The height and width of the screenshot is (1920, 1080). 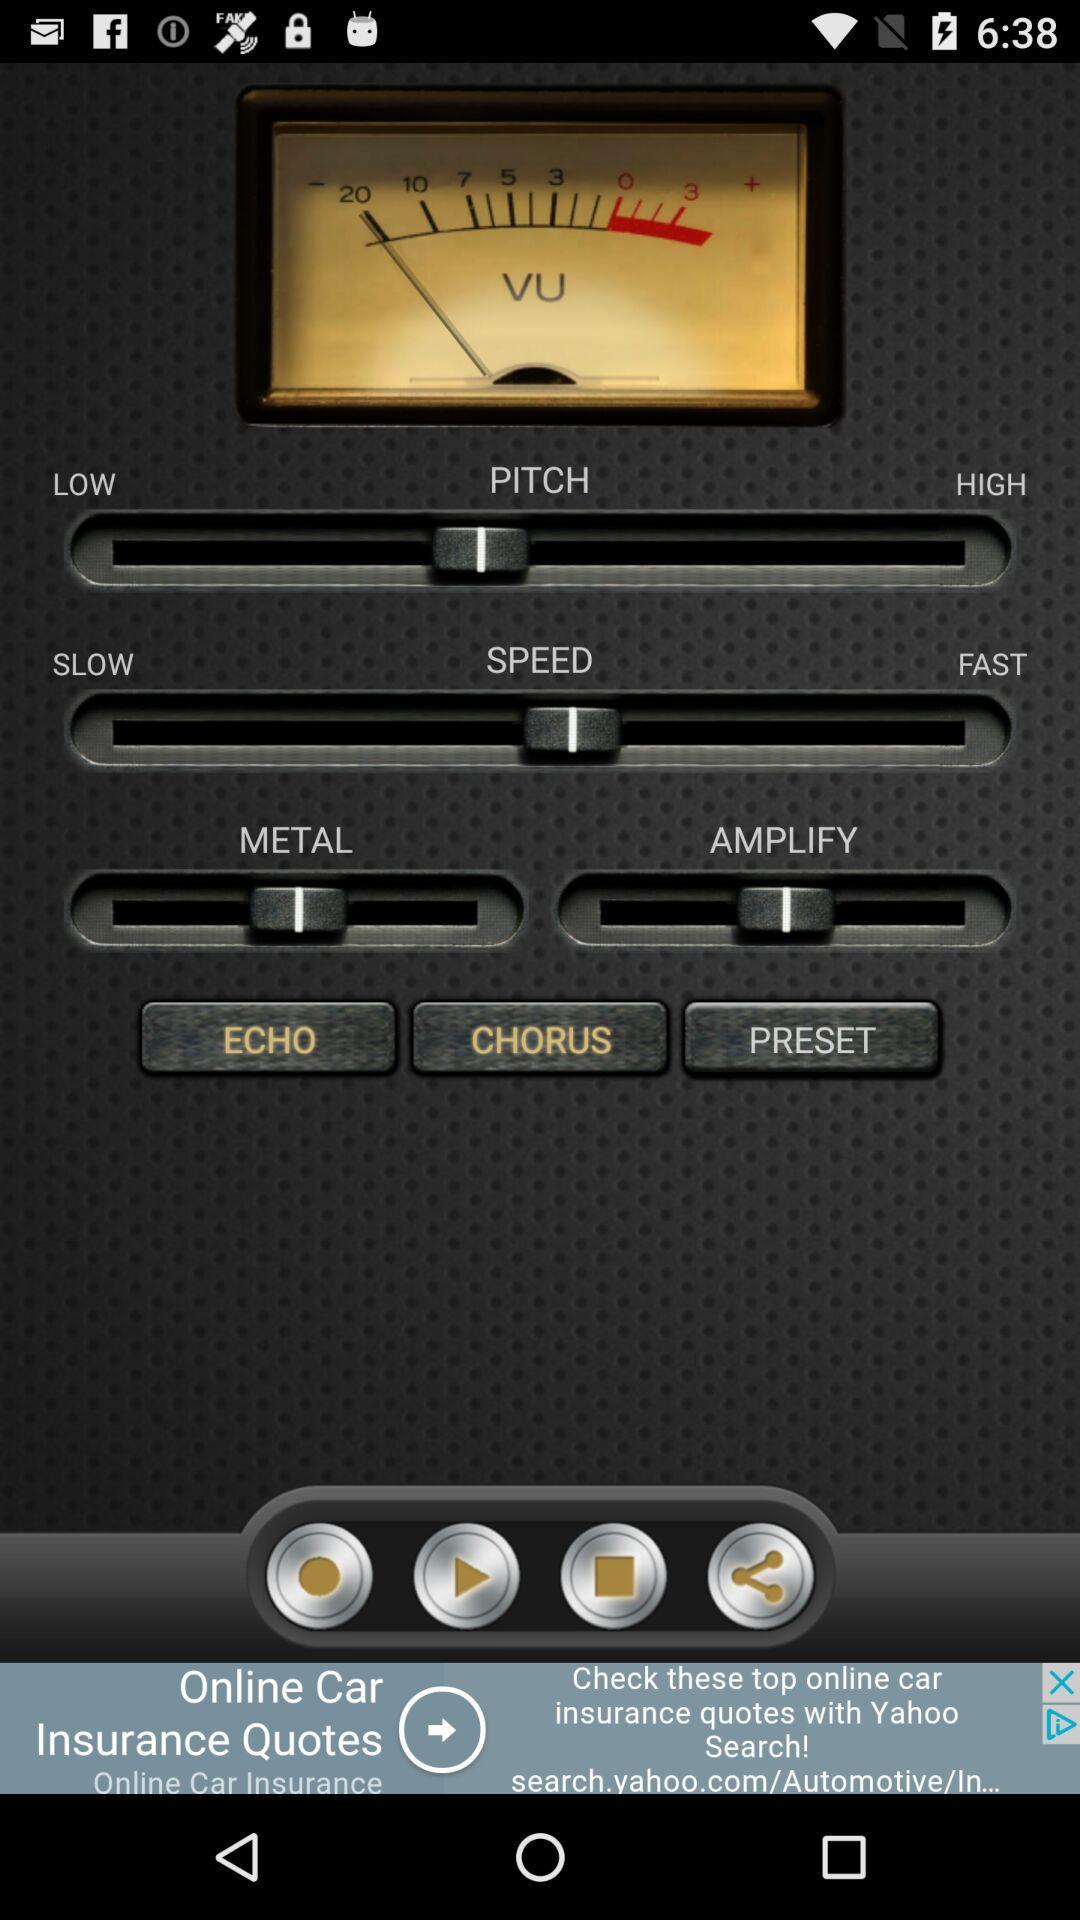 What do you see at coordinates (760, 1575) in the screenshot?
I see `share` at bounding box center [760, 1575].